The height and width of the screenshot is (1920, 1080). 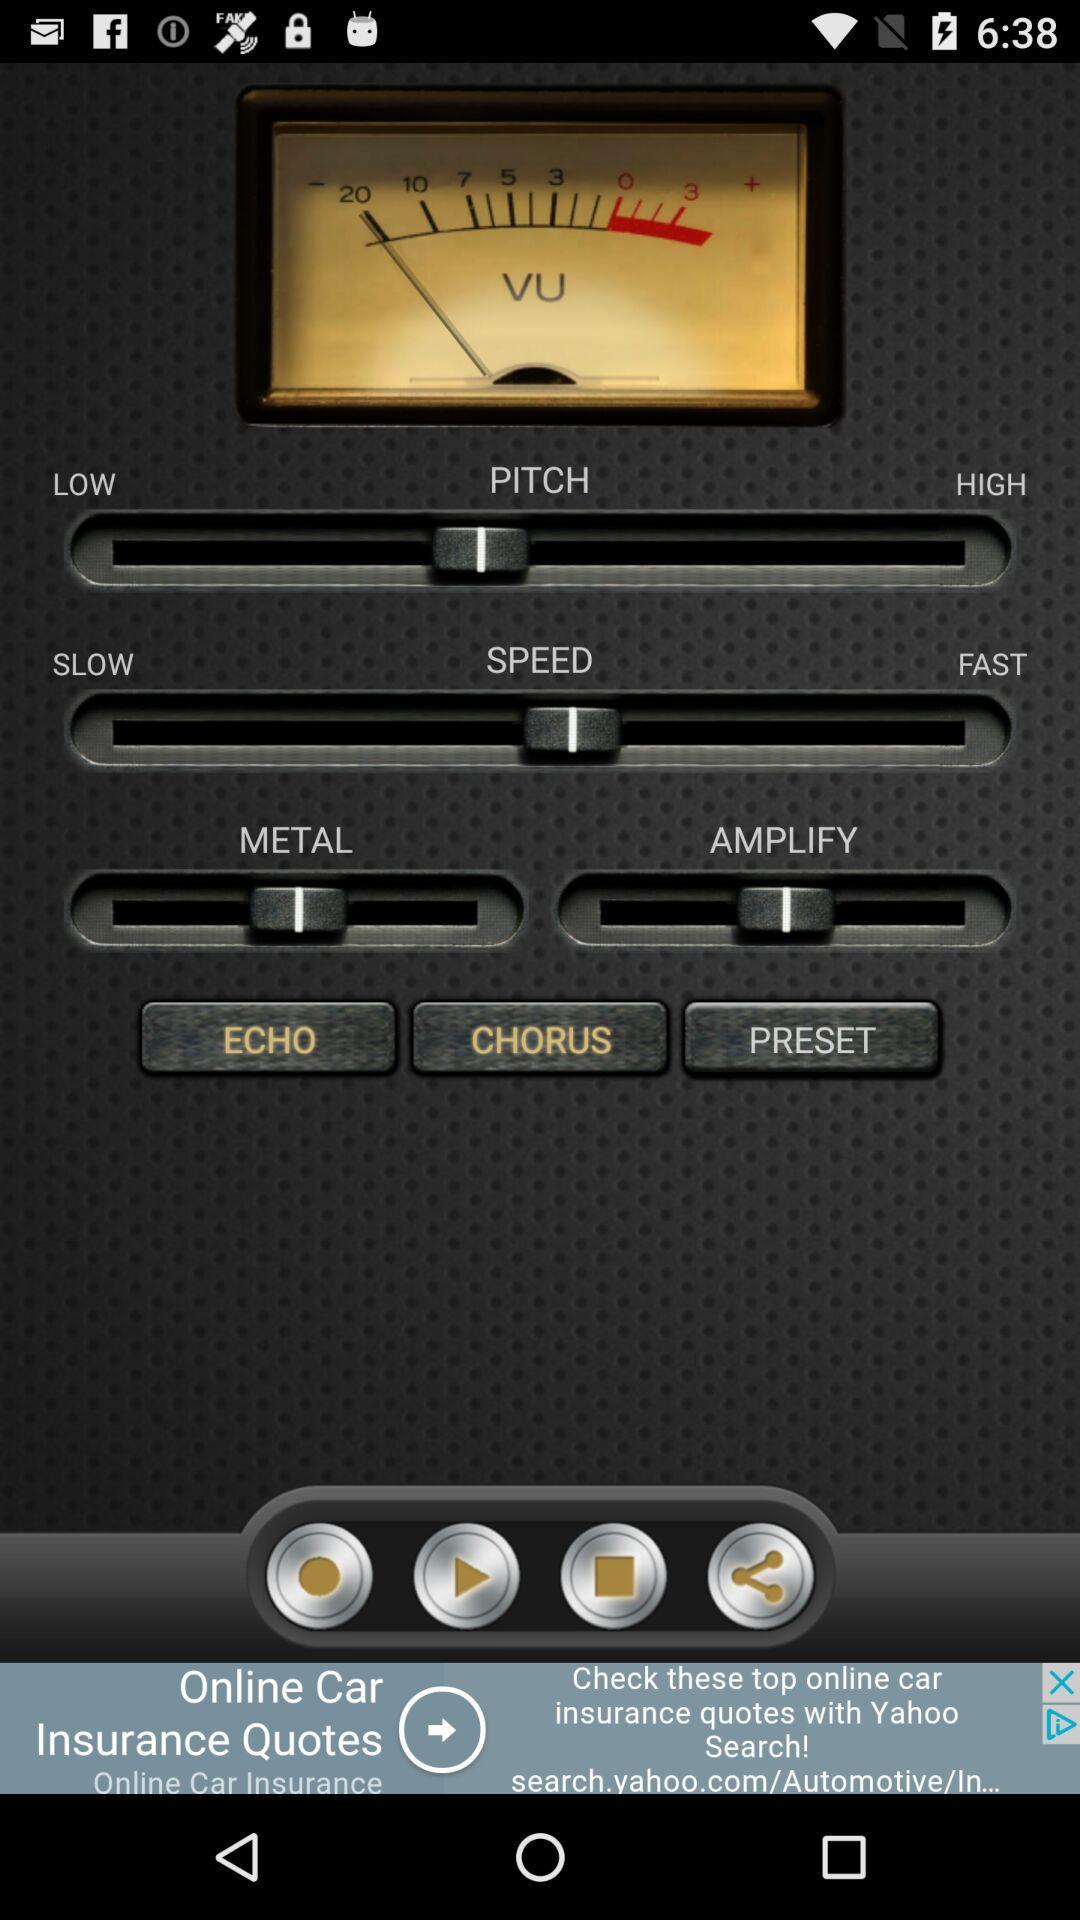 What do you see at coordinates (760, 1575) in the screenshot?
I see `share` at bounding box center [760, 1575].